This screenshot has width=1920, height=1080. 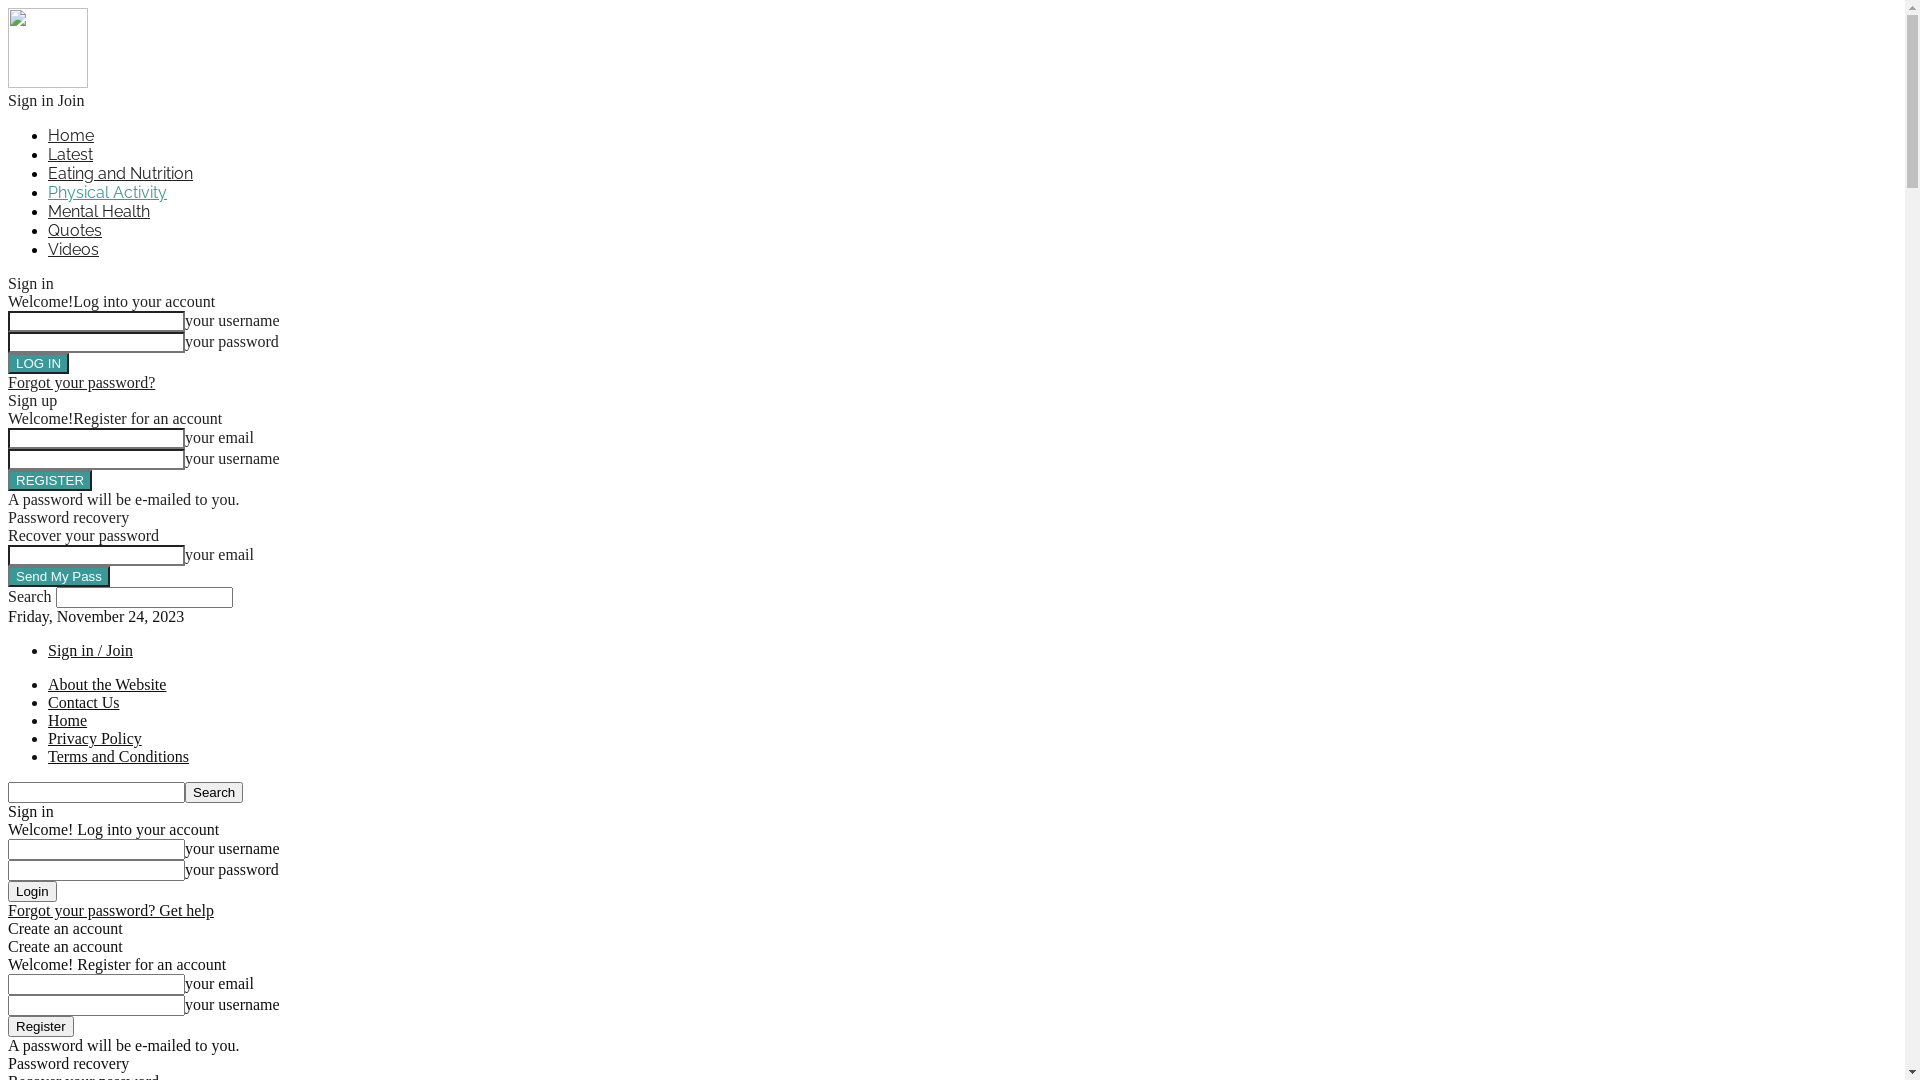 I want to click on 'Eating and Nutrition', so click(x=119, y=172).